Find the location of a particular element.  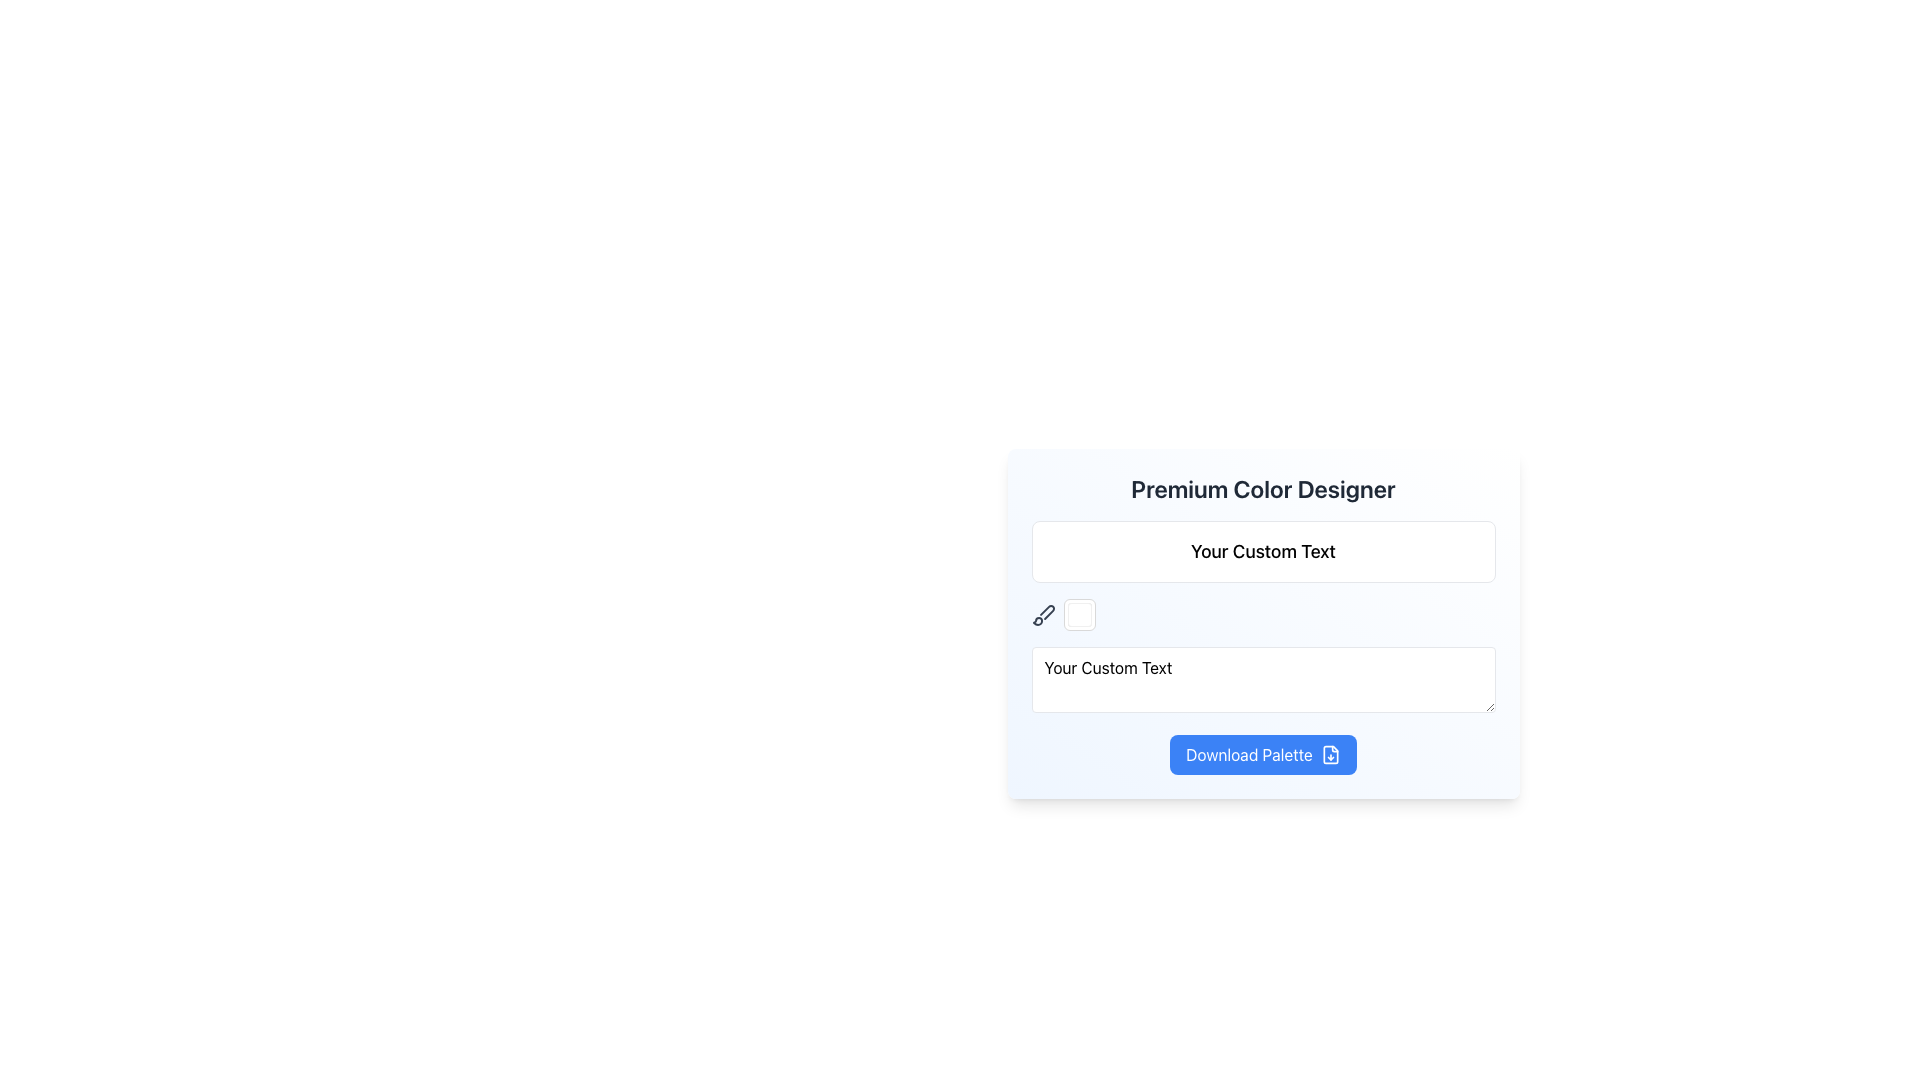

the download icon, which is a small document-shaped icon with a downward-pointing arrow, located at the right end of the 'Download Palette' button is located at coordinates (1330, 755).